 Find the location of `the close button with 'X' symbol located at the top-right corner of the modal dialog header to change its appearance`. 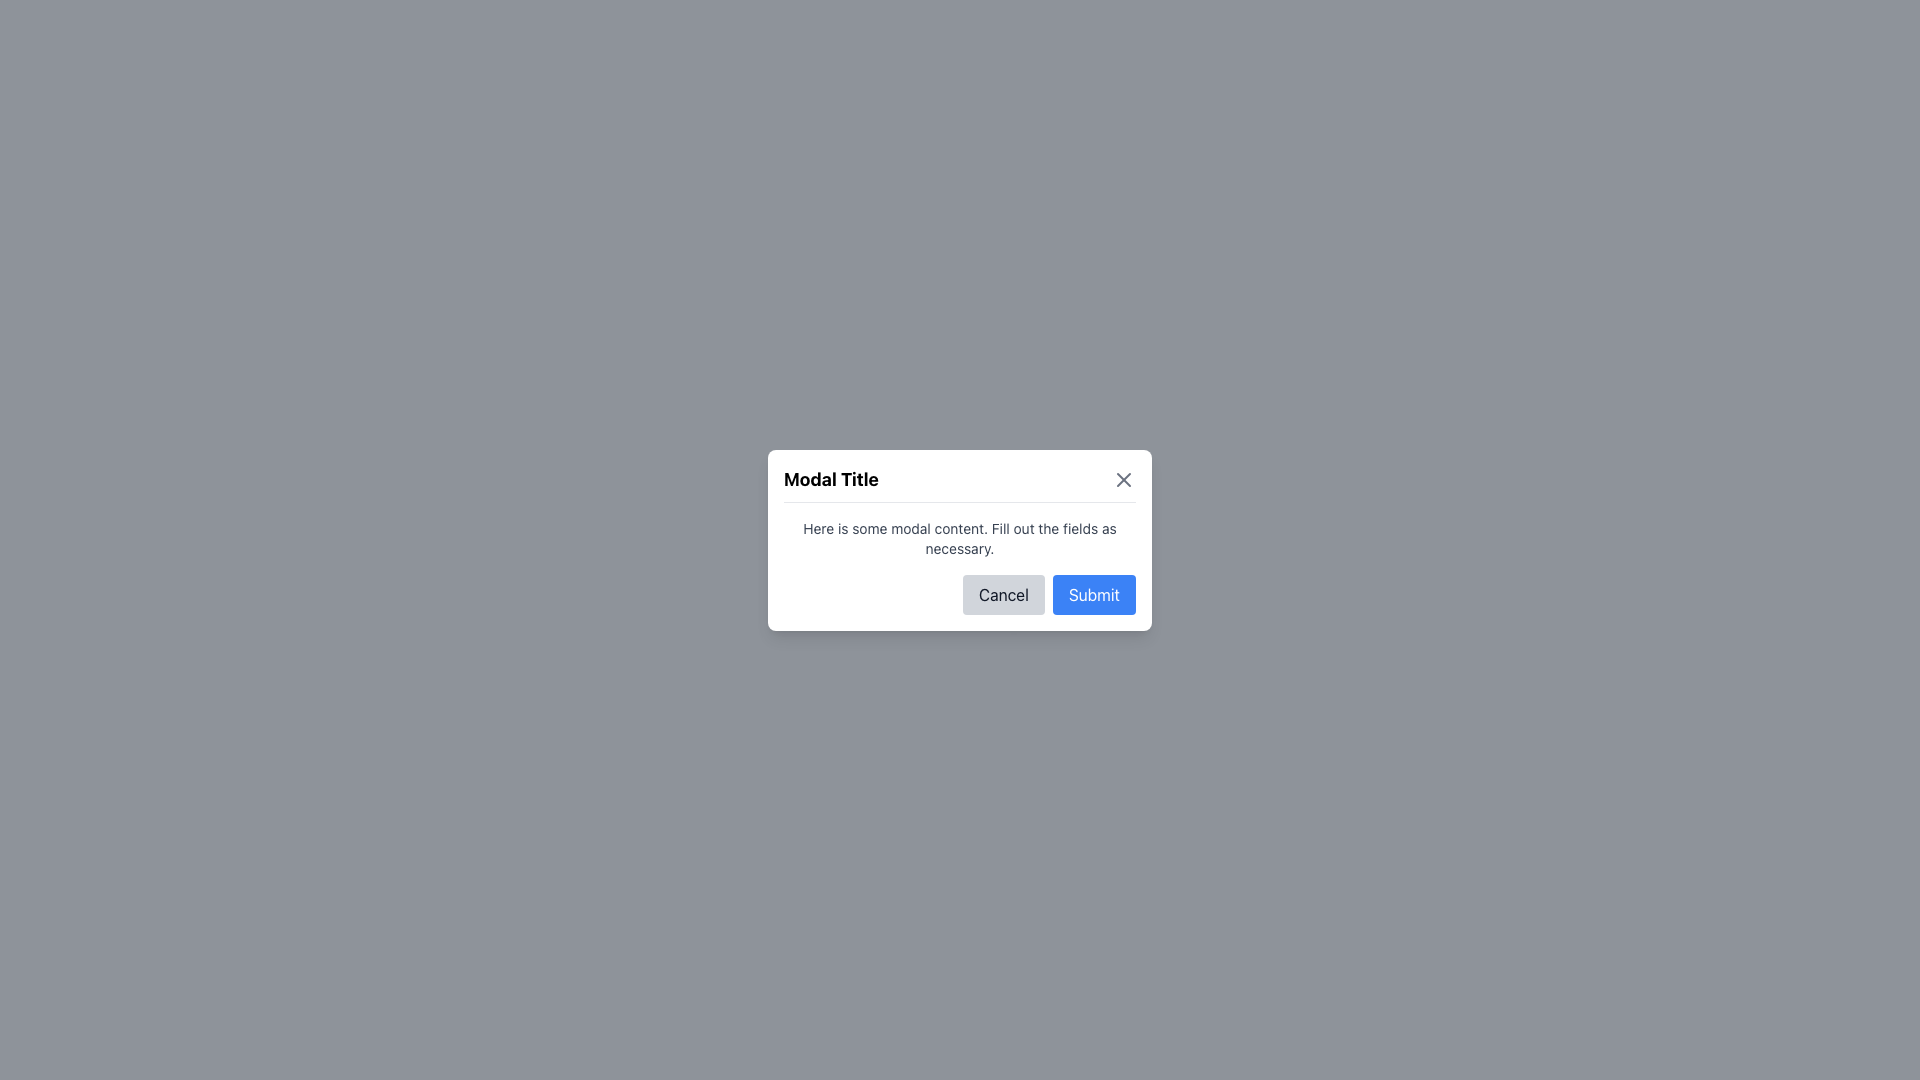

the close button with 'X' symbol located at the top-right corner of the modal dialog header to change its appearance is located at coordinates (1123, 478).